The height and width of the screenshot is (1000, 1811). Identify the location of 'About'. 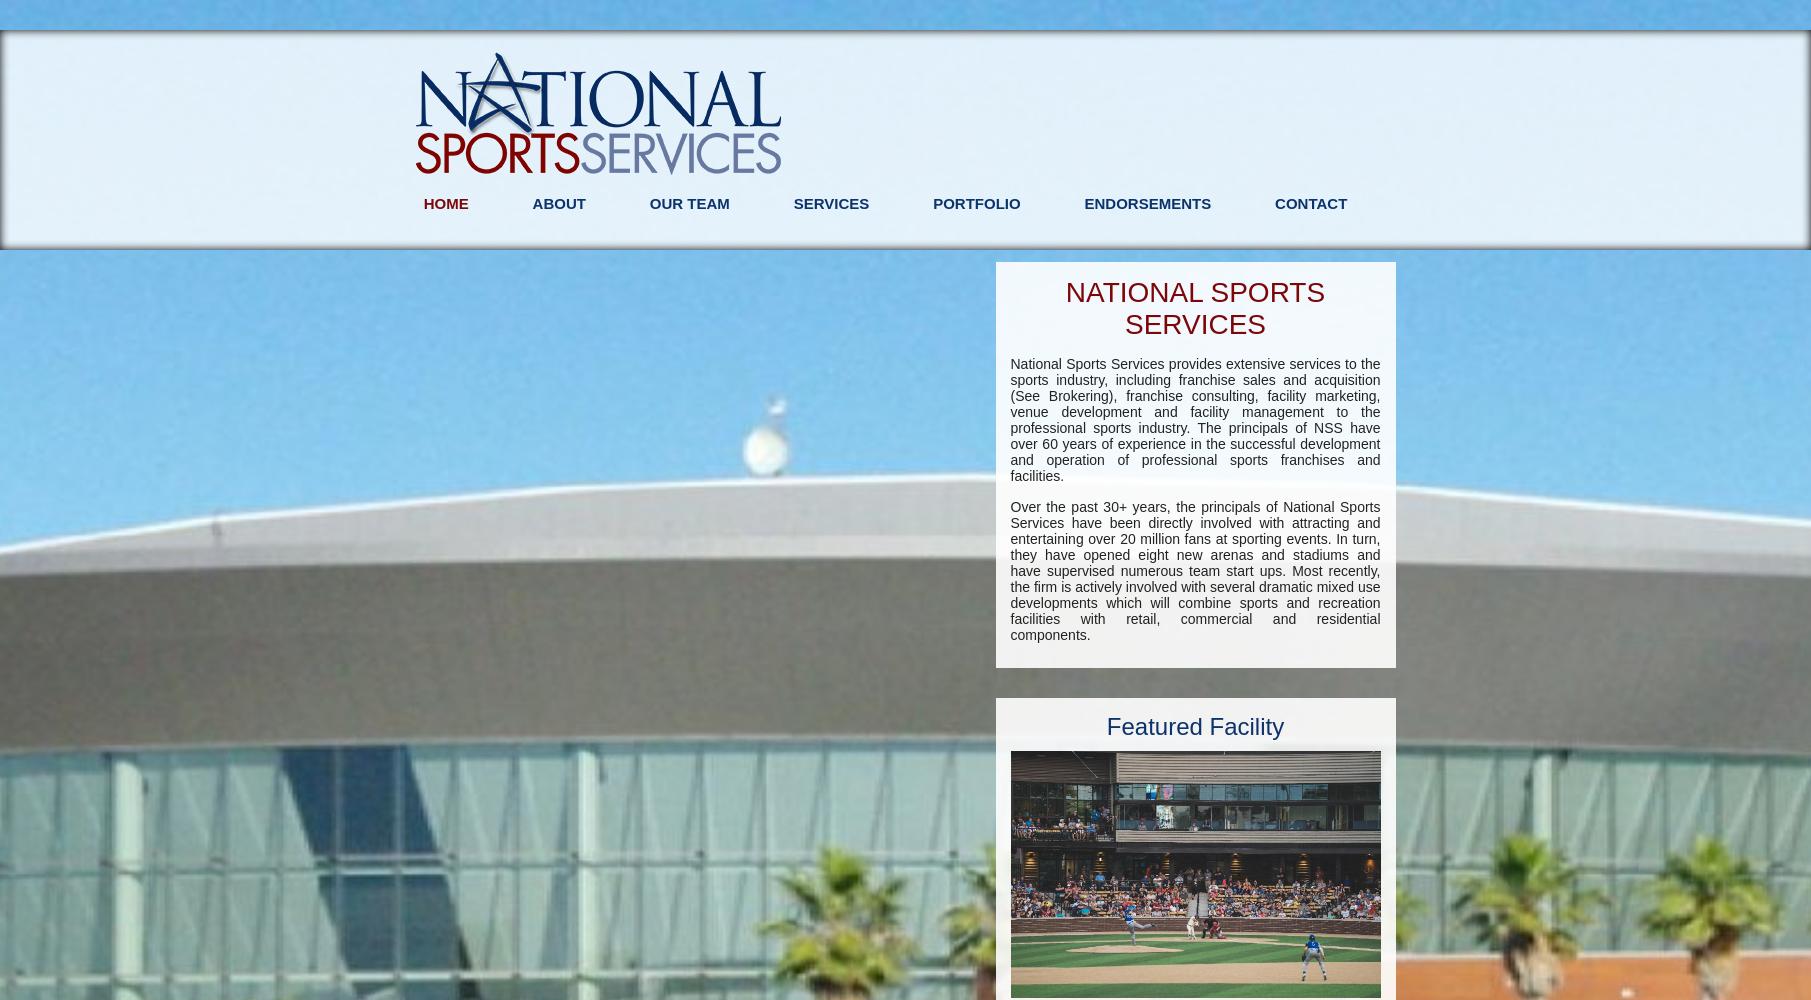
(557, 202).